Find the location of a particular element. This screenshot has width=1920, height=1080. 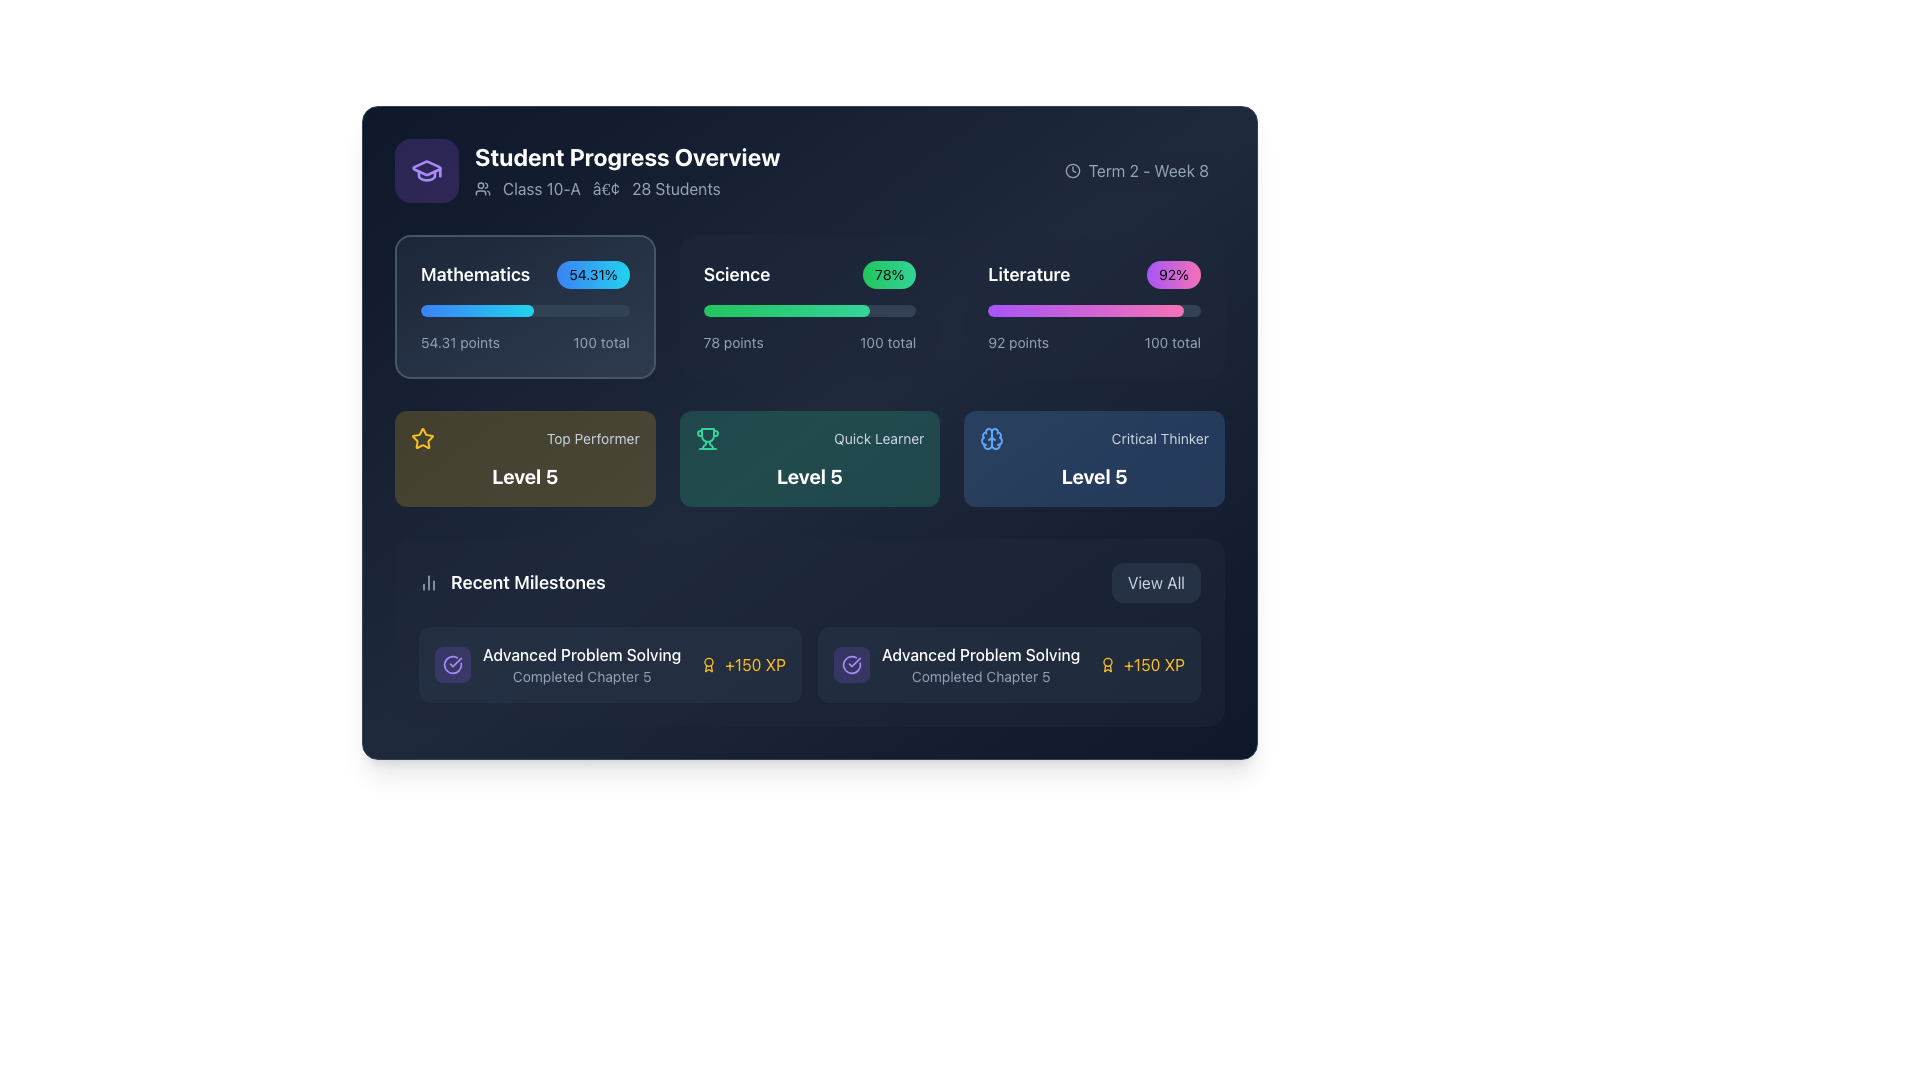

the static label displaying the total achievable points or score for the Science category, located next to '78 points' in the progress tracking interface is located at coordinates (887, 342).